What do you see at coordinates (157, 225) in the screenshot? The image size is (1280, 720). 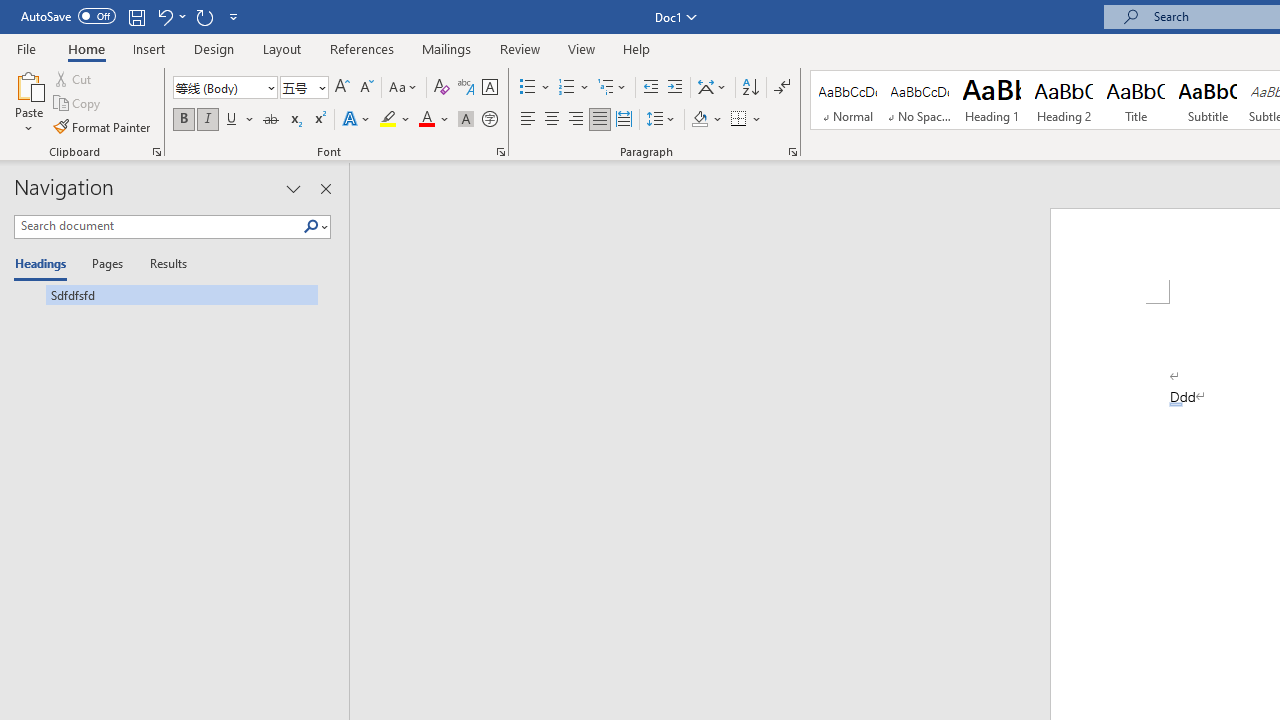 I see `'Search document'` at bounding box center [157, 225].